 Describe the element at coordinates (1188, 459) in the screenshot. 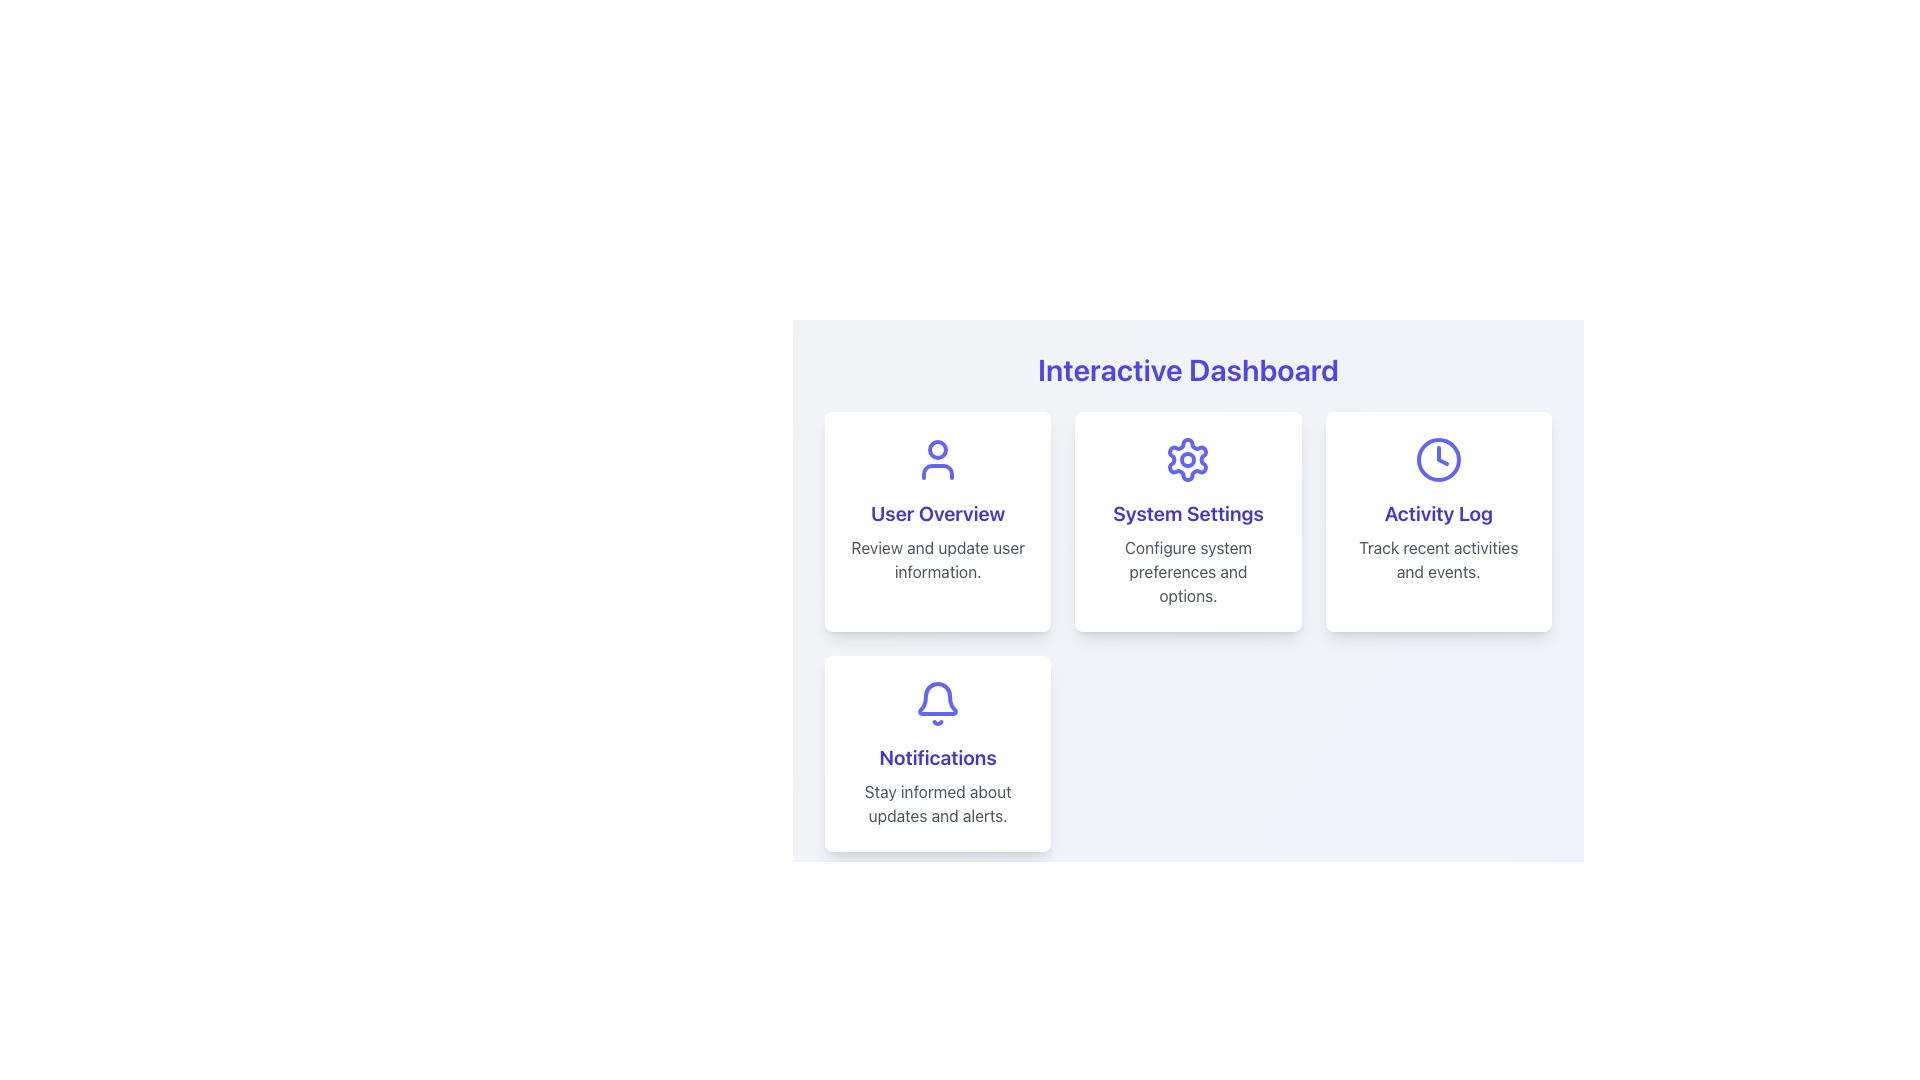

I see `the gear-shaped icon in indigo with a light outline, located in the center of the 'System Settings' card, positioned in the top-right quadrant of the dashboard` at that location.